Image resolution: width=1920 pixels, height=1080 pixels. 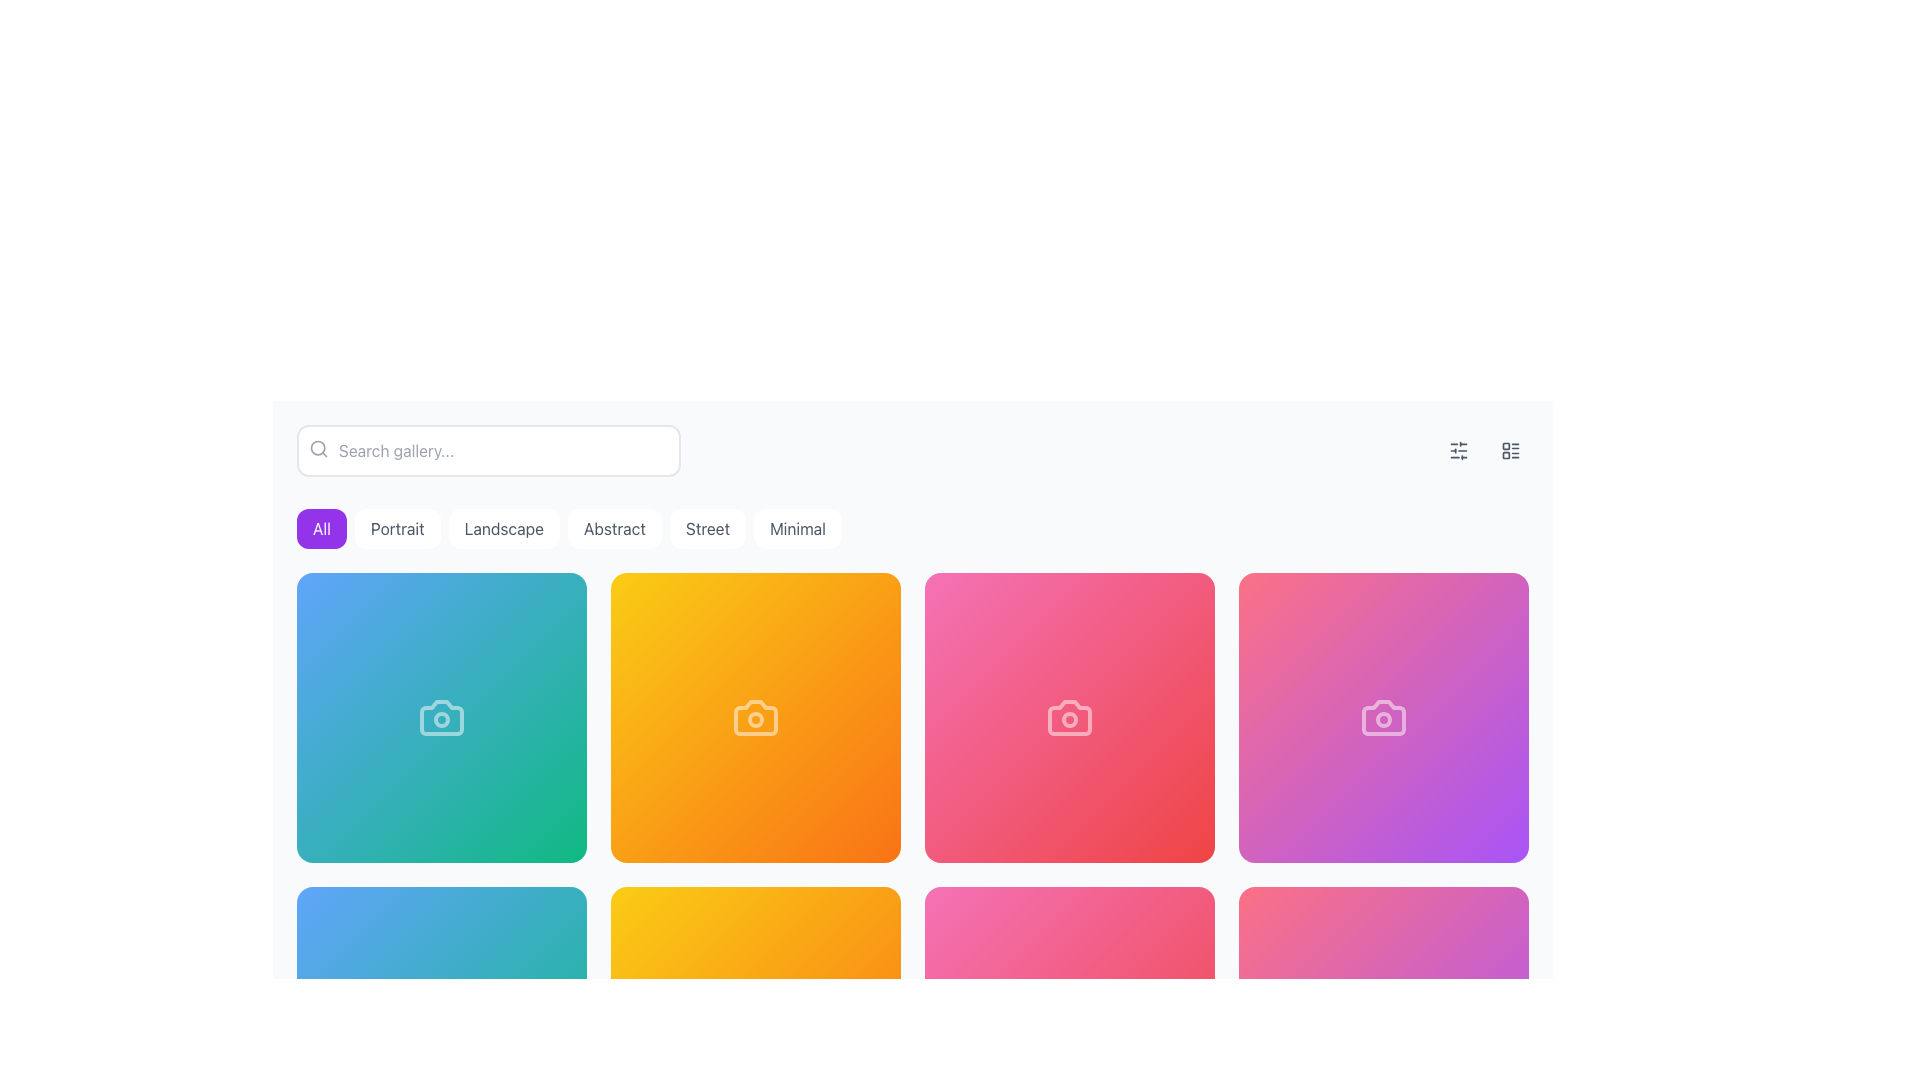 What do you see at coordinates (796, 527) in the screenshot?
I see `the filter button located at the top of the gallery, which is the sixth button in a horizontal sequence, to observe the hover effect` at bounding box center [796, 527].